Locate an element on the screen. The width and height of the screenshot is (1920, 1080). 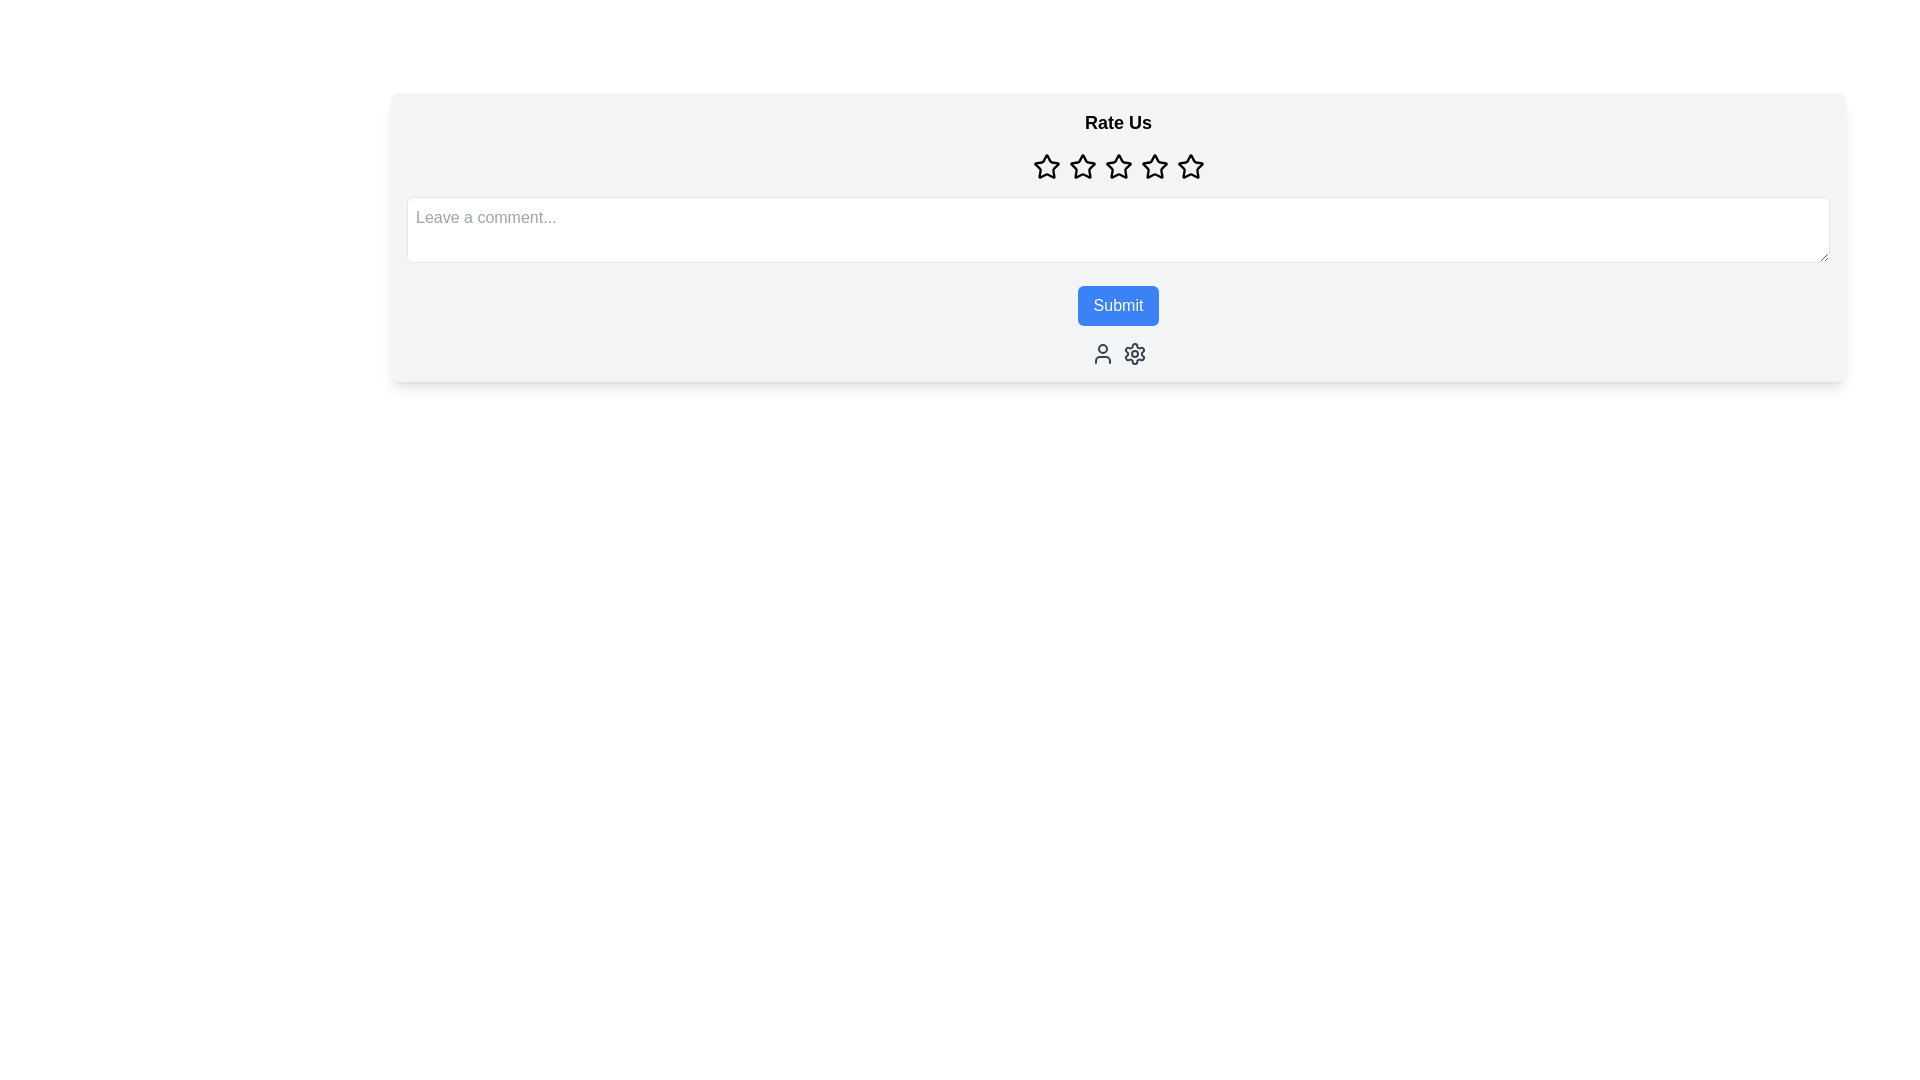
the fourth star icon in the rating section to set a rating is located at coordinates (1154, 165).